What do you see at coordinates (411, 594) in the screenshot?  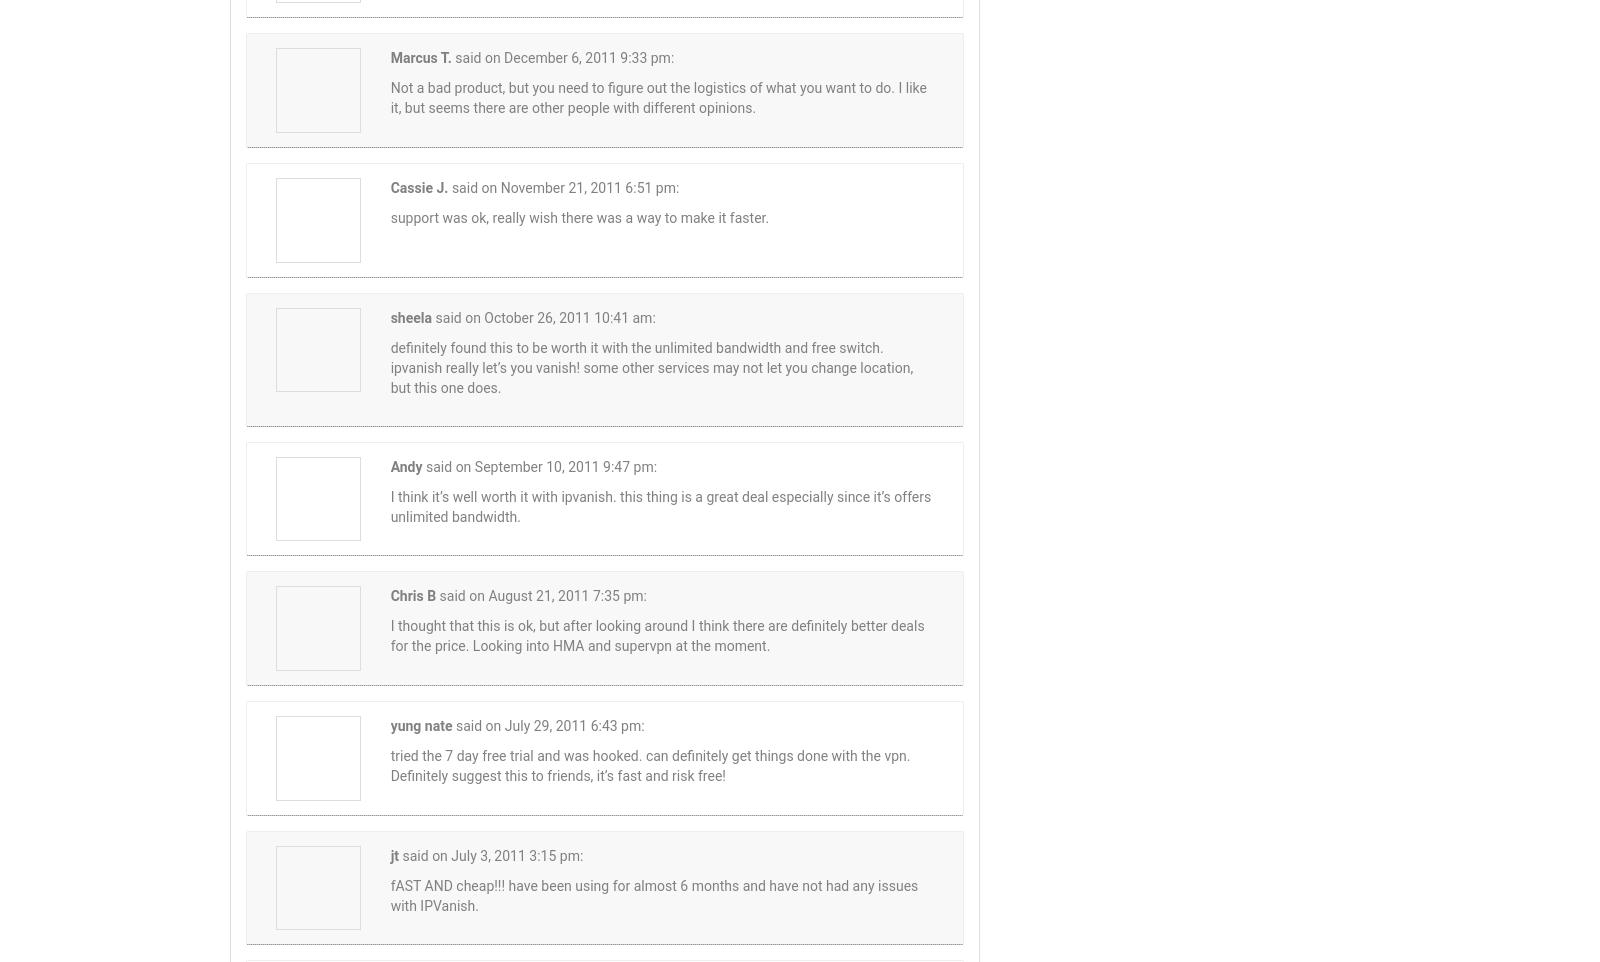 I see `'Chris B'` at bounding box center [411, 594].